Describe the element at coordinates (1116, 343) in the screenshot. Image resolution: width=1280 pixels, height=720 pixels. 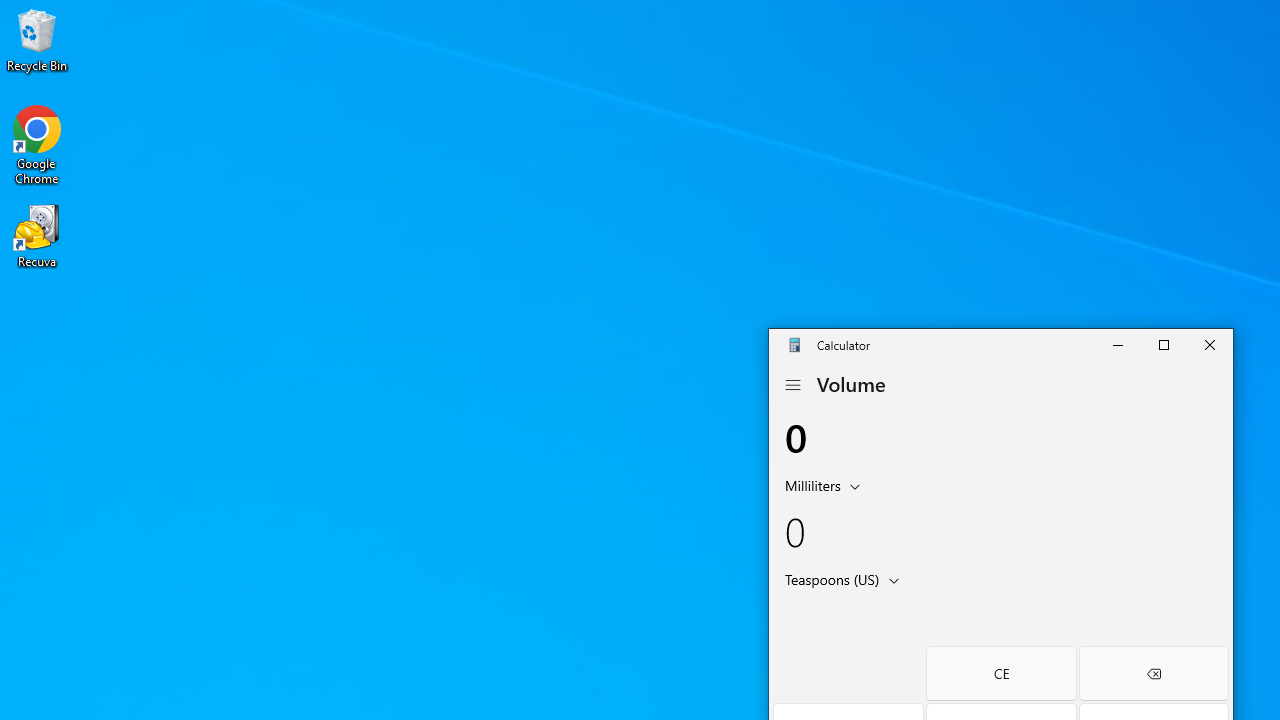
I see `'Minimize Calculator'` at that location.